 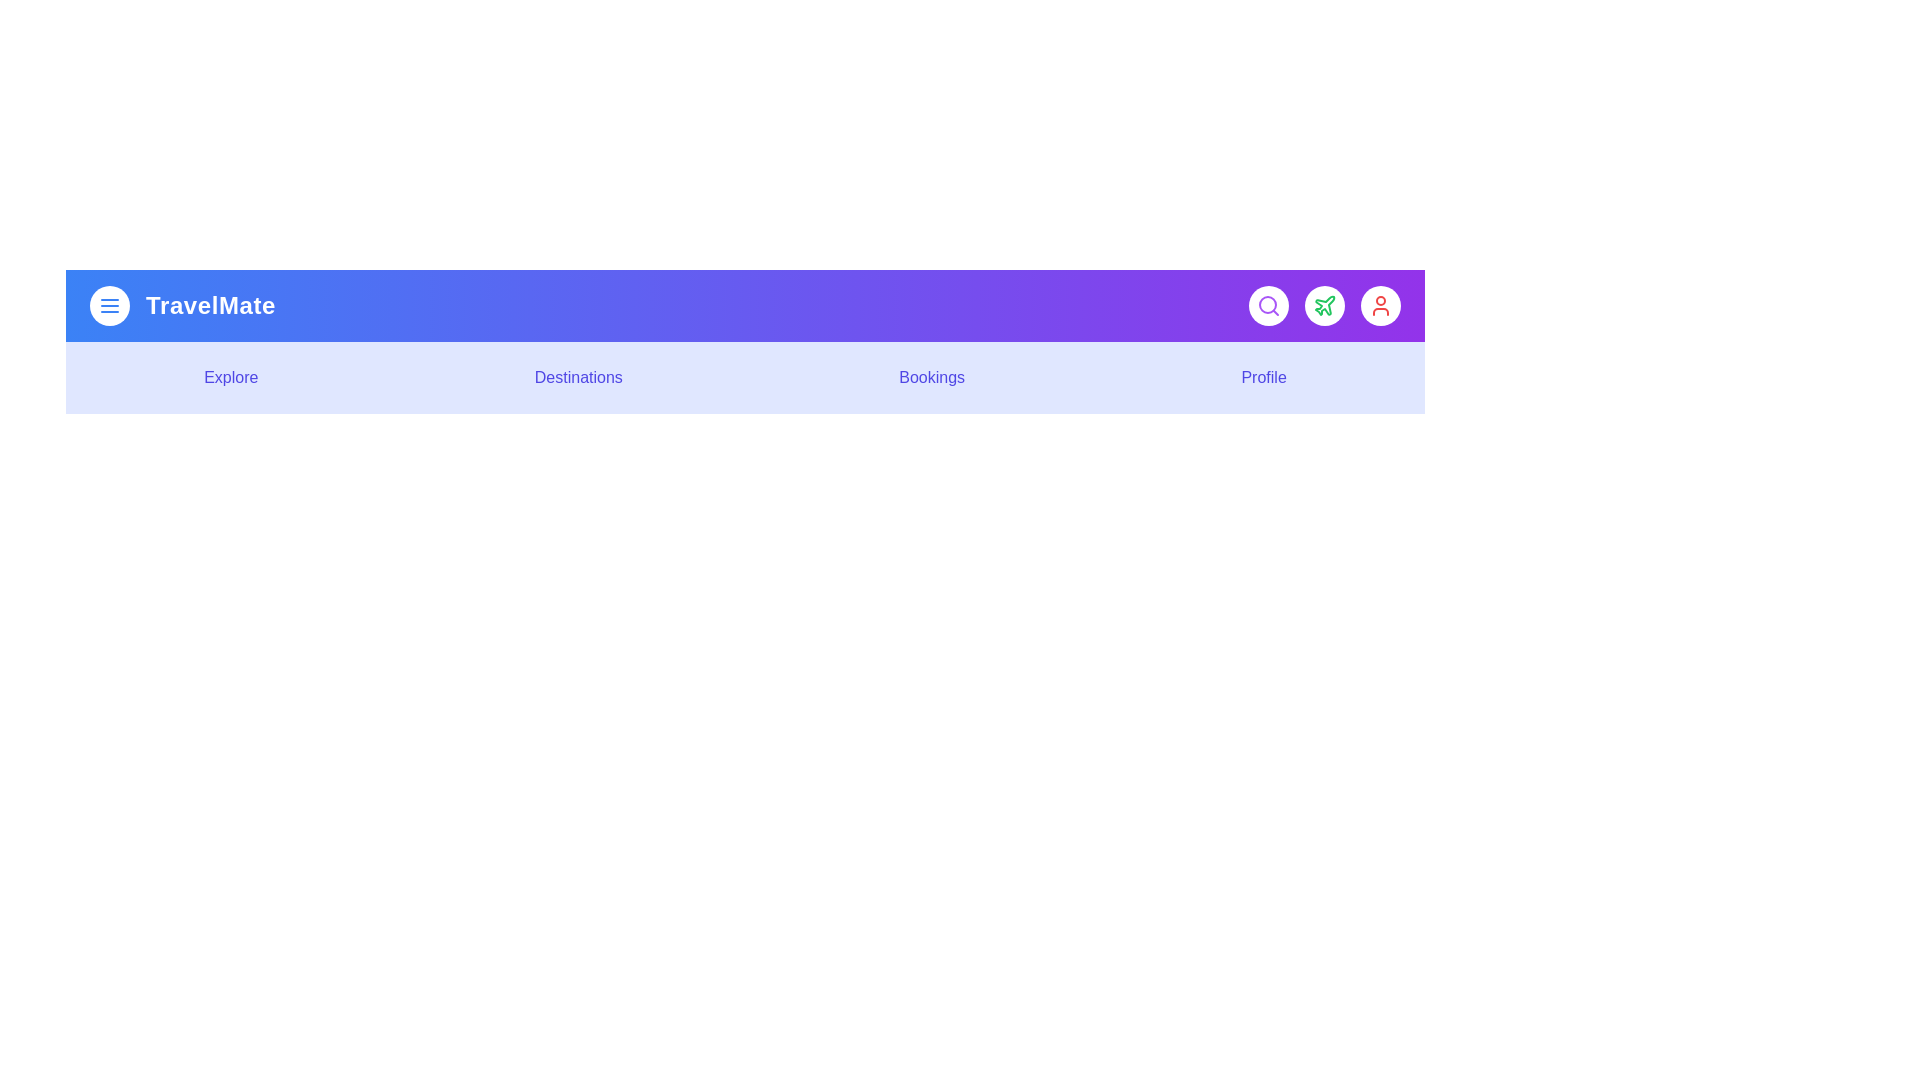 What do you see at coordinates (211, 305) in the screenshot?
I see `the 'TravelMate' branding text` at bounding box center [211, 305].